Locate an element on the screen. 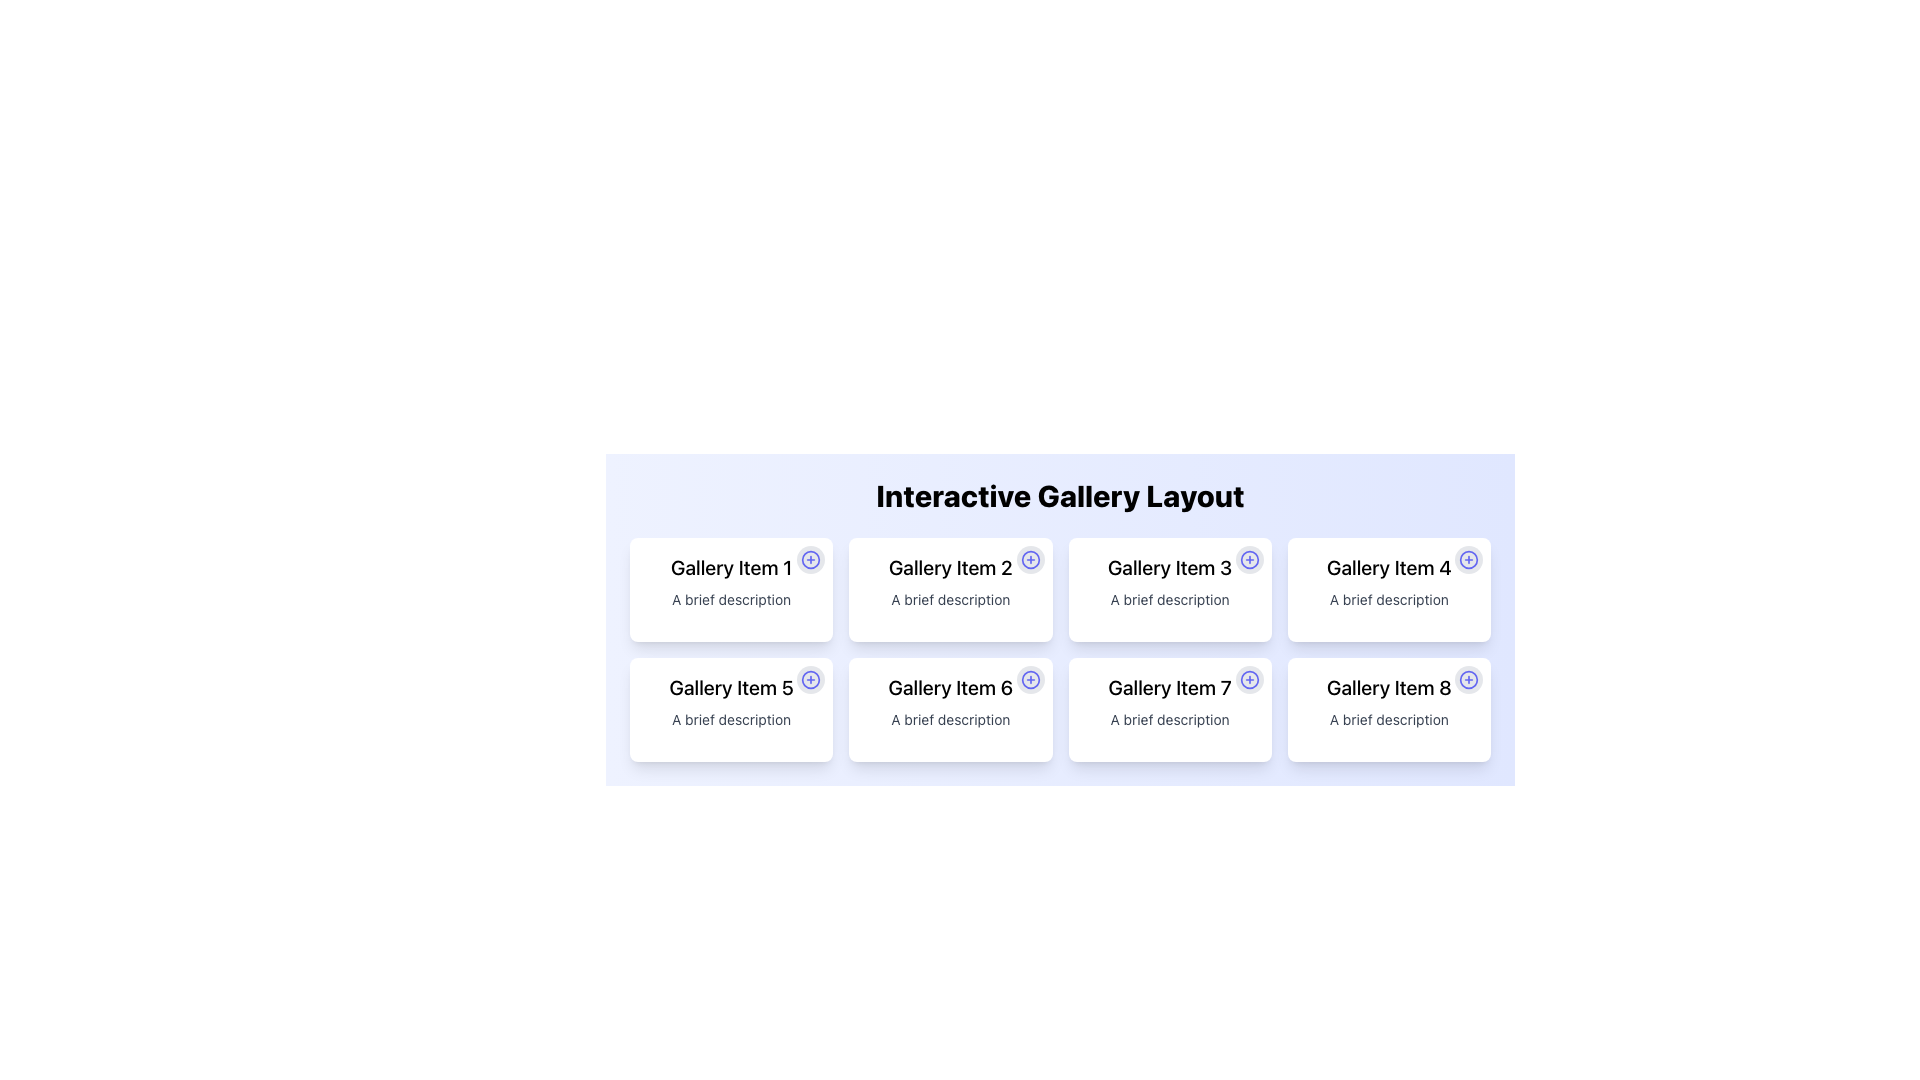 The image size is (1920, 1080). the static text label that serves as the title for the fifth item in a 2x4 grid of cards, located in the second row, first column is located at coordinates (730, 686).